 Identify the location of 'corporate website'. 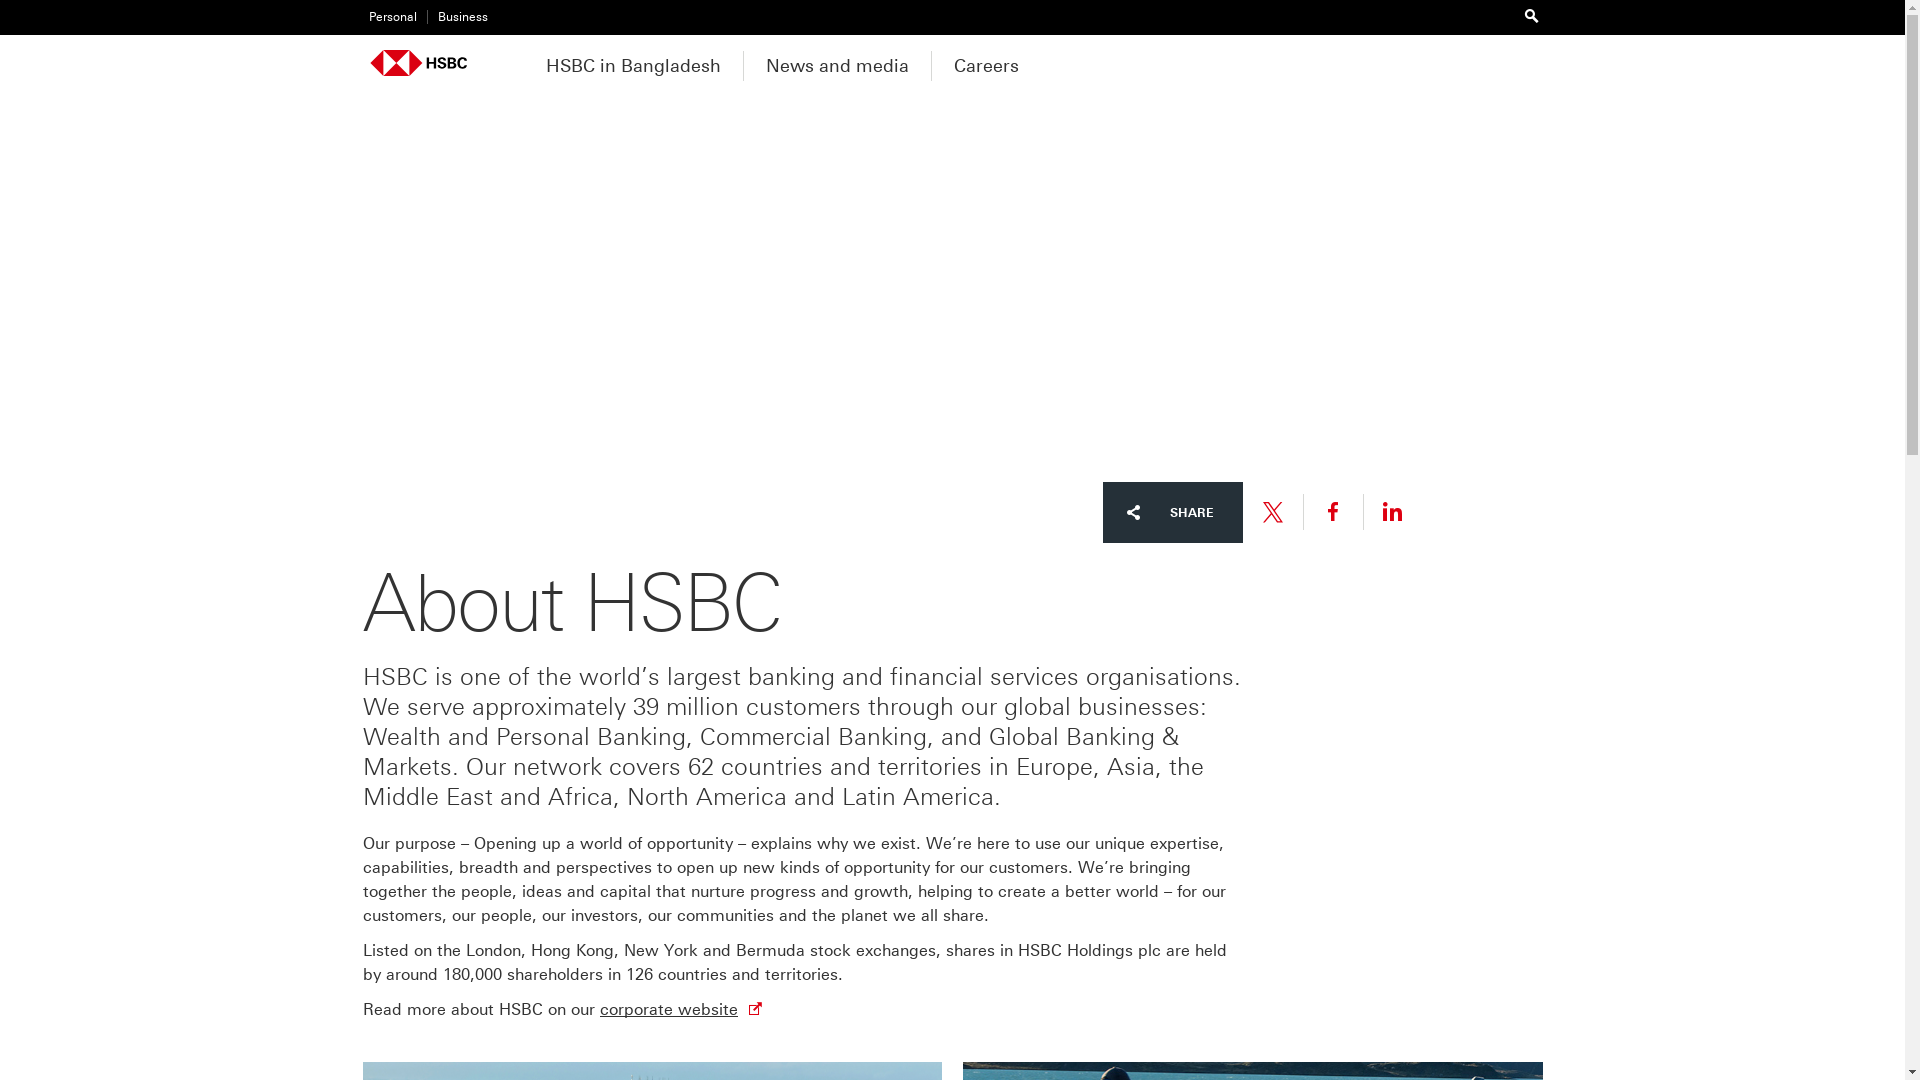
(599, 1009).